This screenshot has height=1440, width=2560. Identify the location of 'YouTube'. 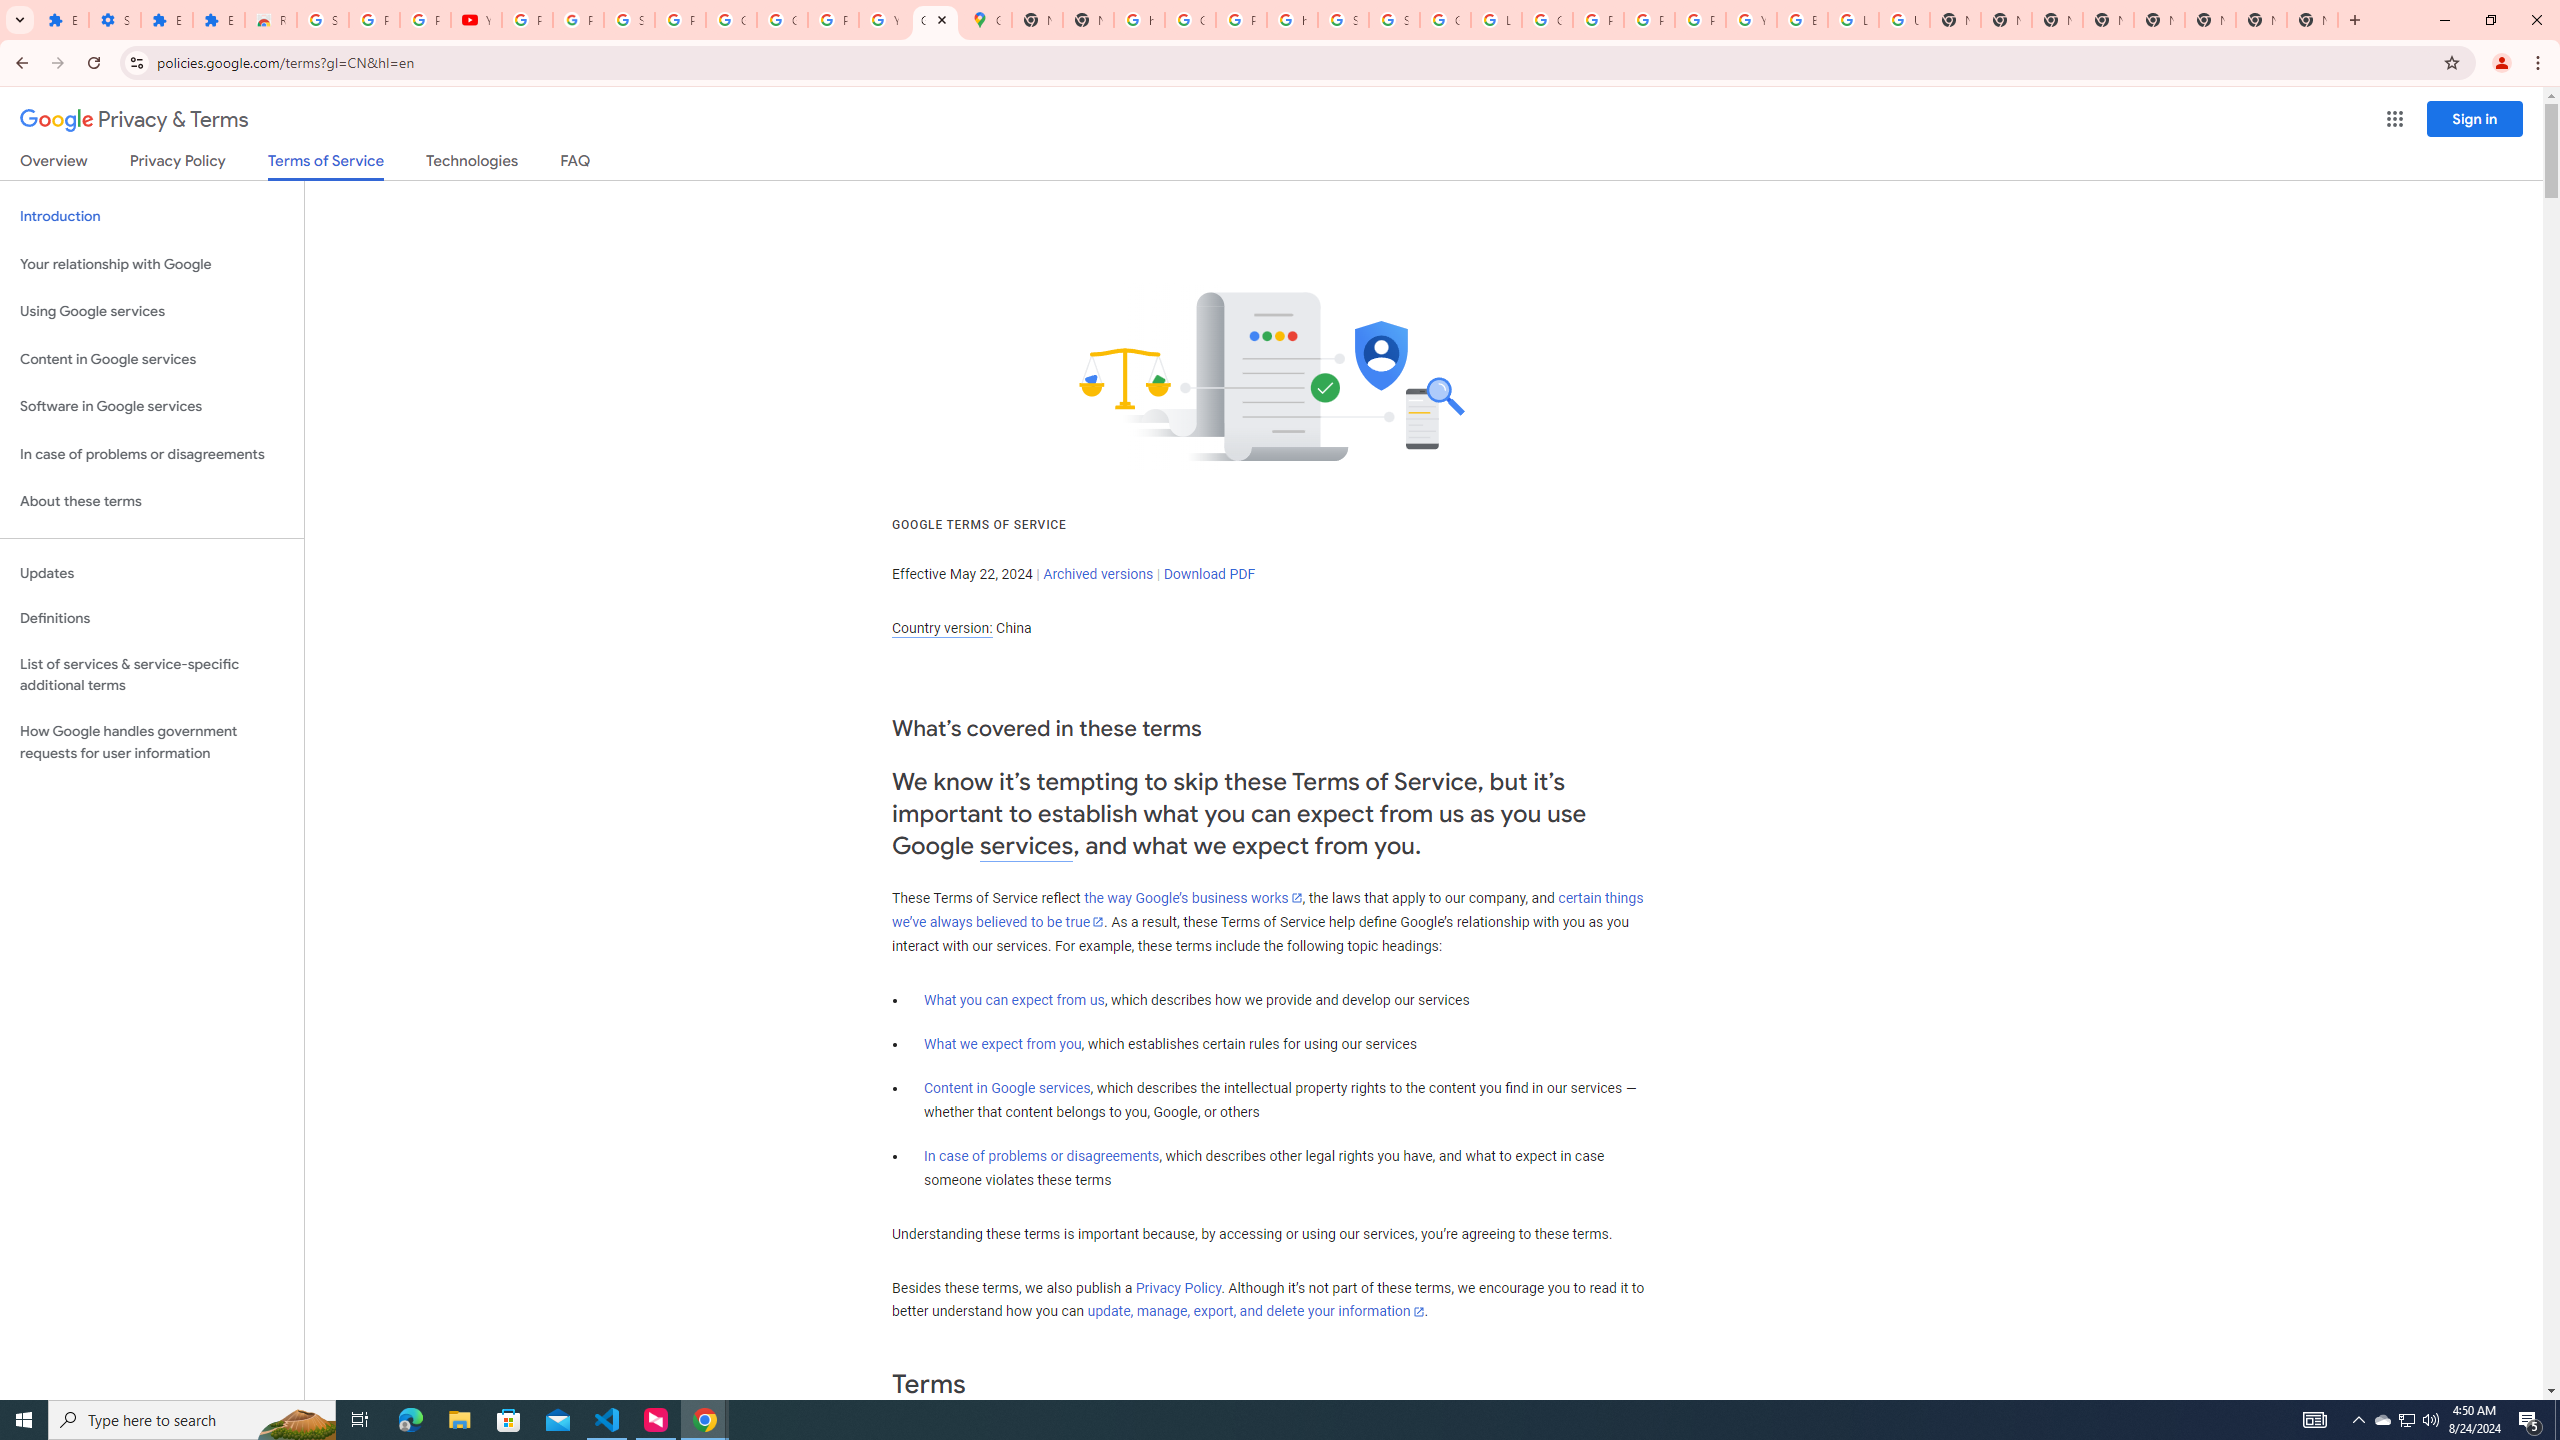
(476, 19).